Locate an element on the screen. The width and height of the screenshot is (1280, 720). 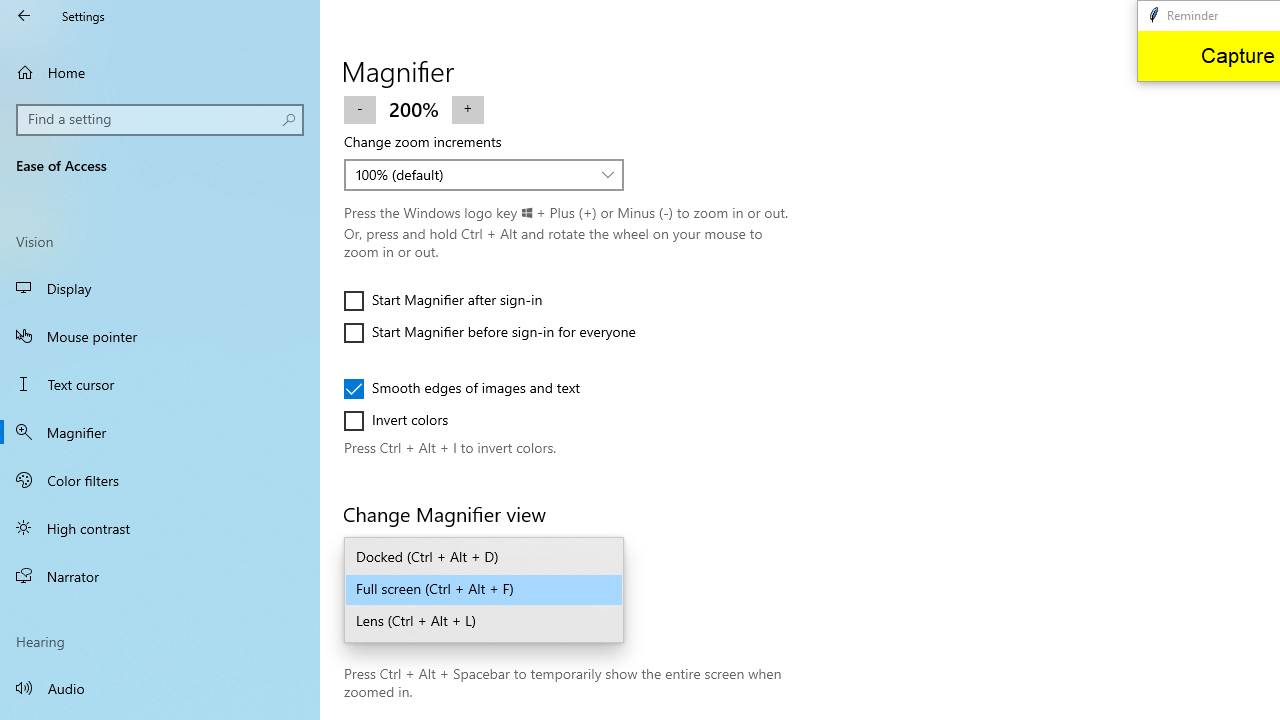
'Text cursor' is located at coordinates (160, 384).